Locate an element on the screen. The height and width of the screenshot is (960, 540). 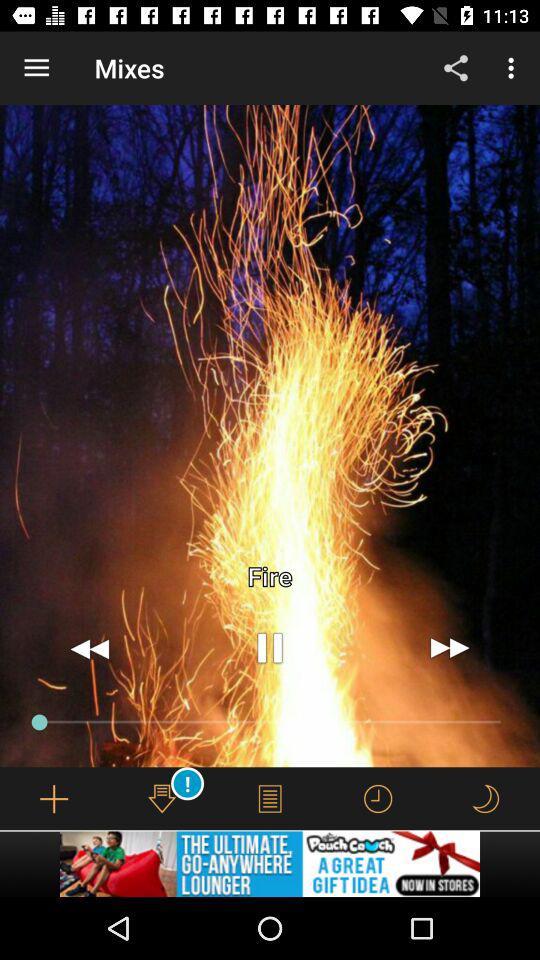
the time icon is located at coordinates (378, 798).